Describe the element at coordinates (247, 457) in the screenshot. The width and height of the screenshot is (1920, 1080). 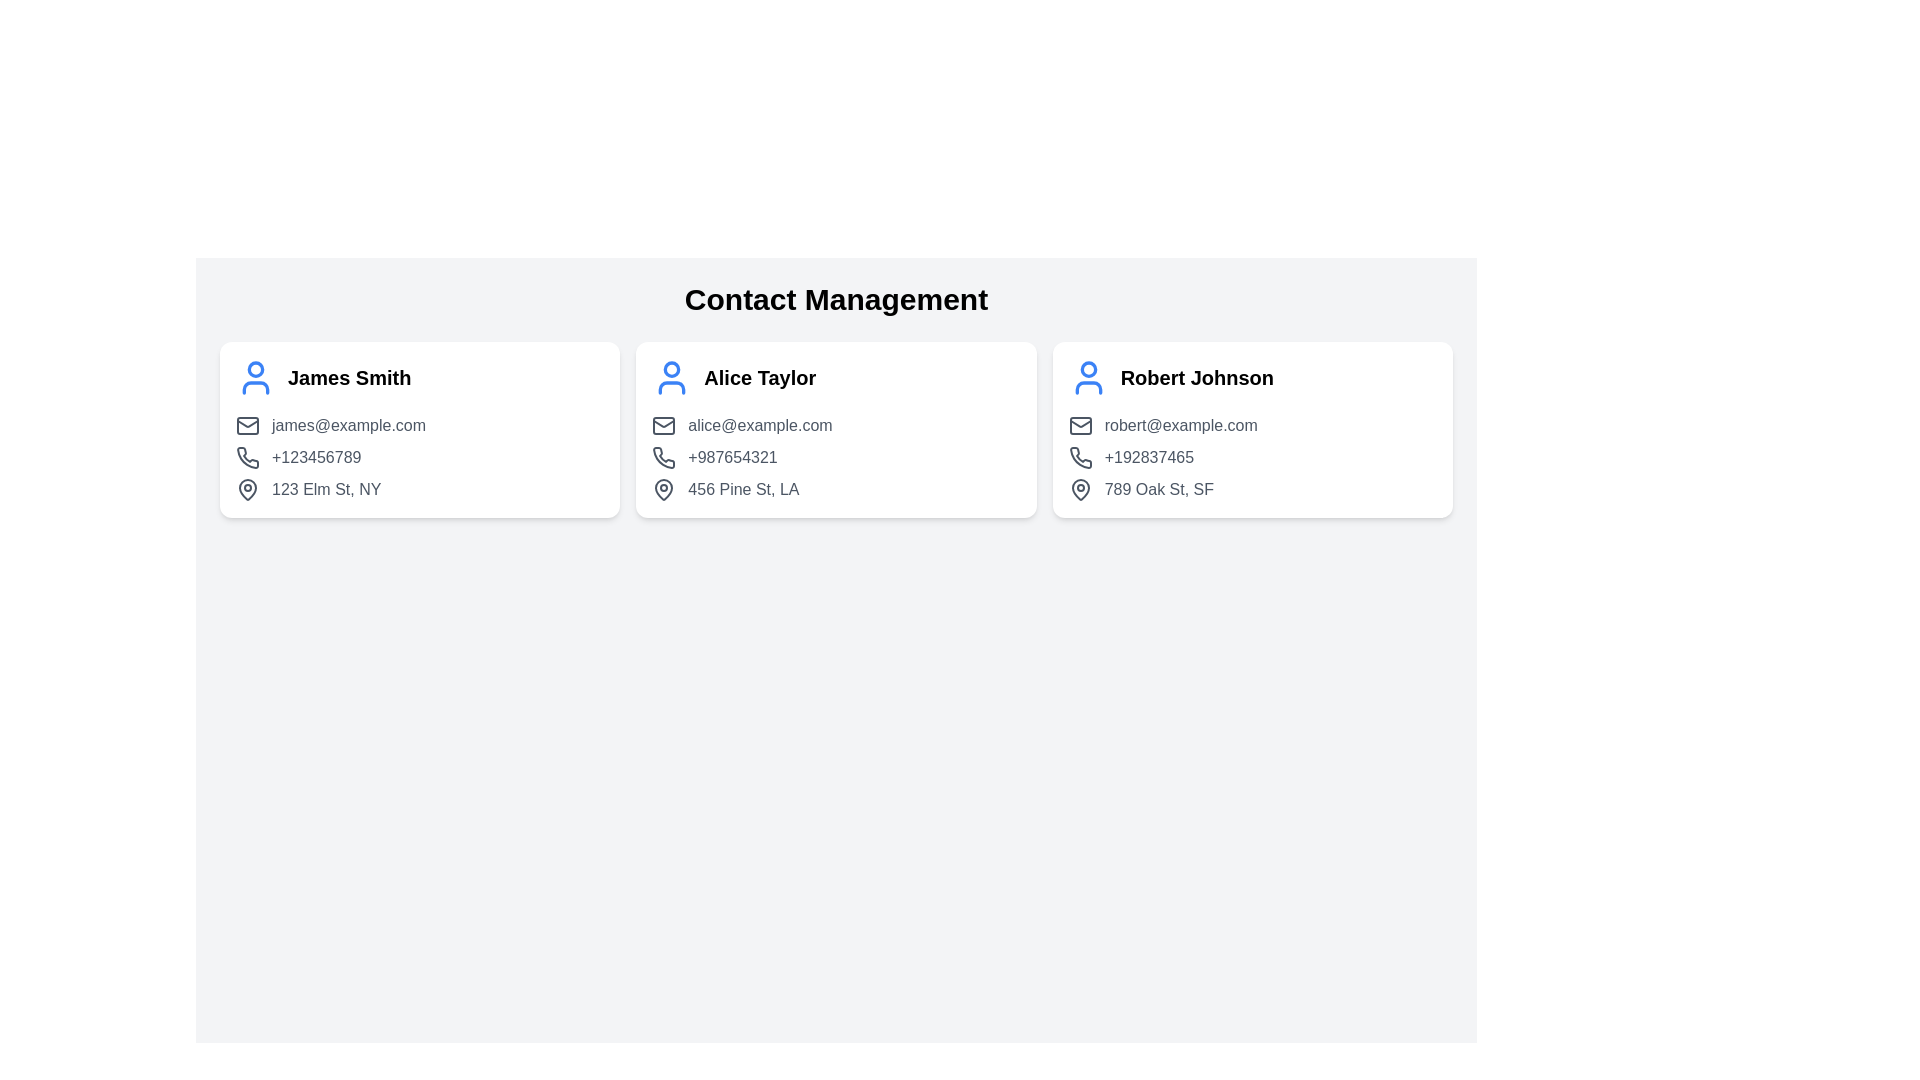
I see `the phone icon representing 'James Smith' located before the phone number '+123456789'` at that location.